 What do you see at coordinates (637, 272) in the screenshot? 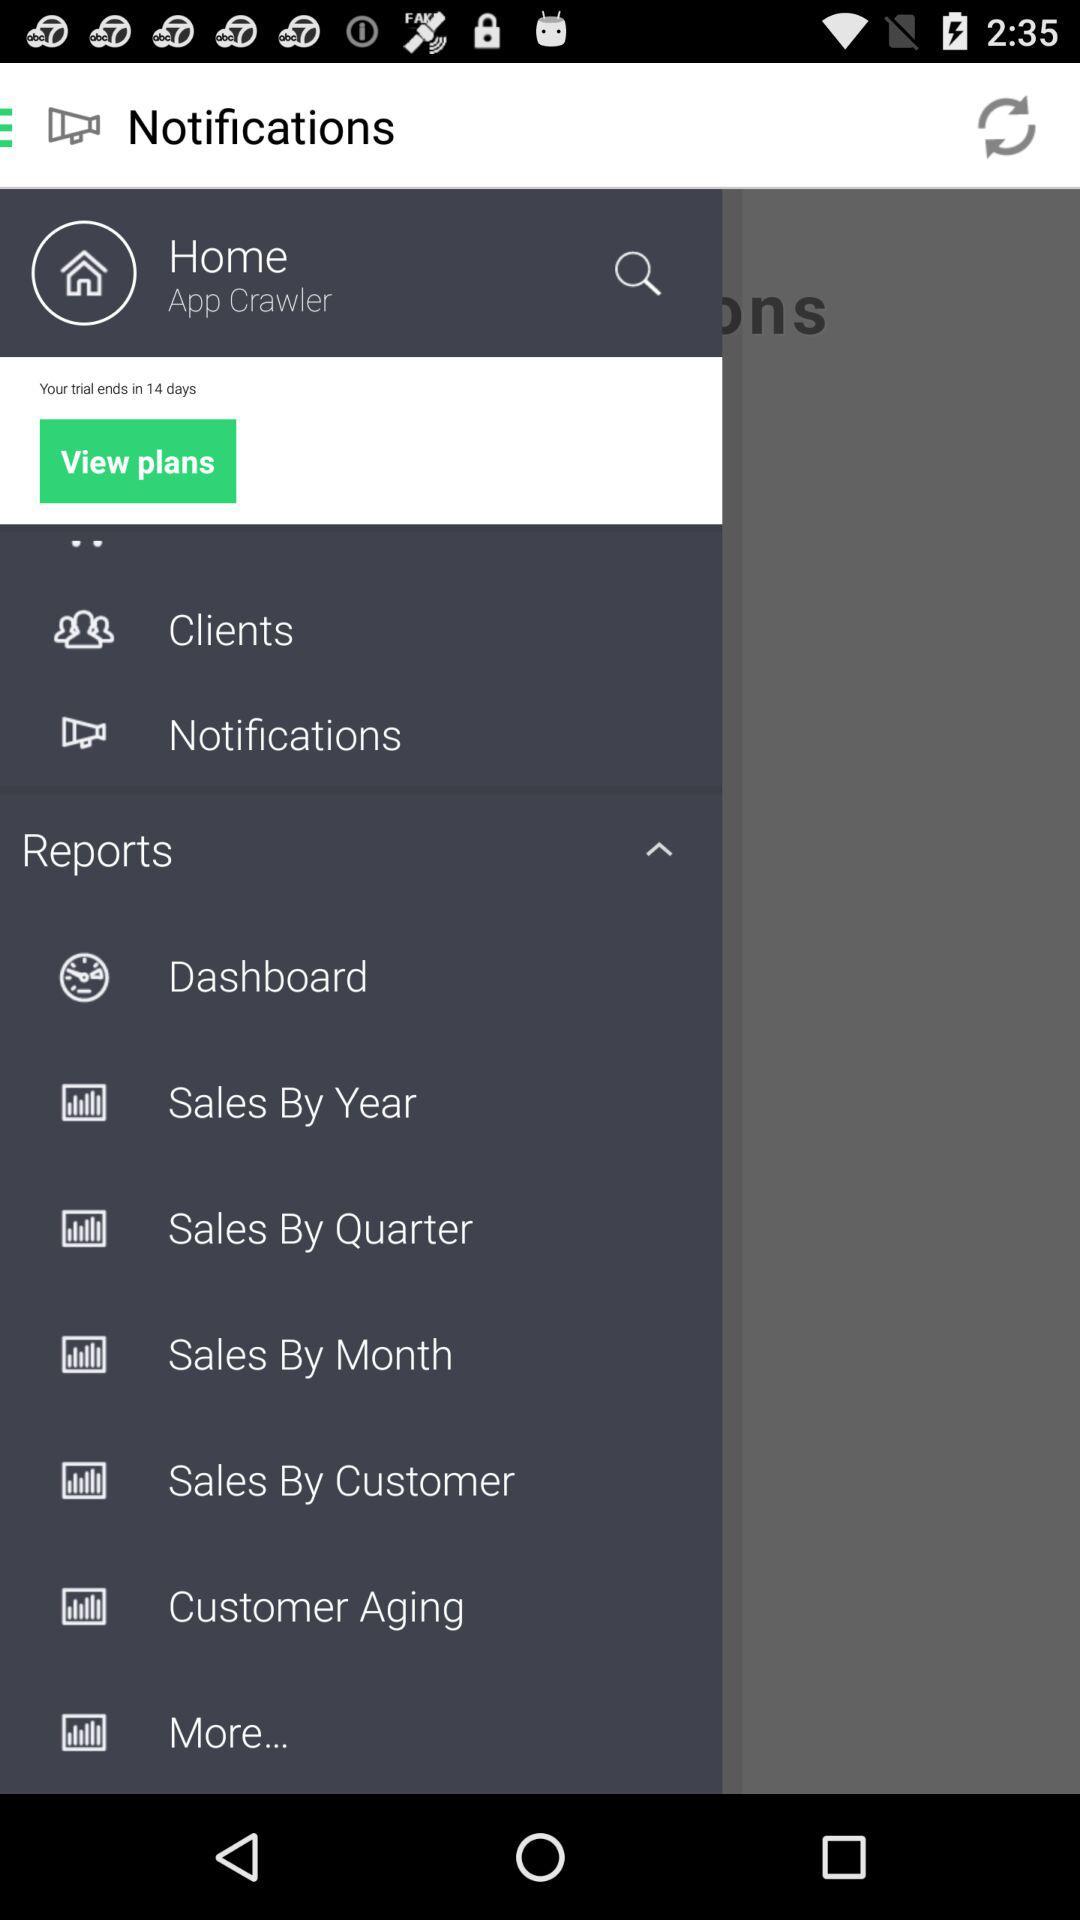
I see `search icon` at bounding box center [637, 272].